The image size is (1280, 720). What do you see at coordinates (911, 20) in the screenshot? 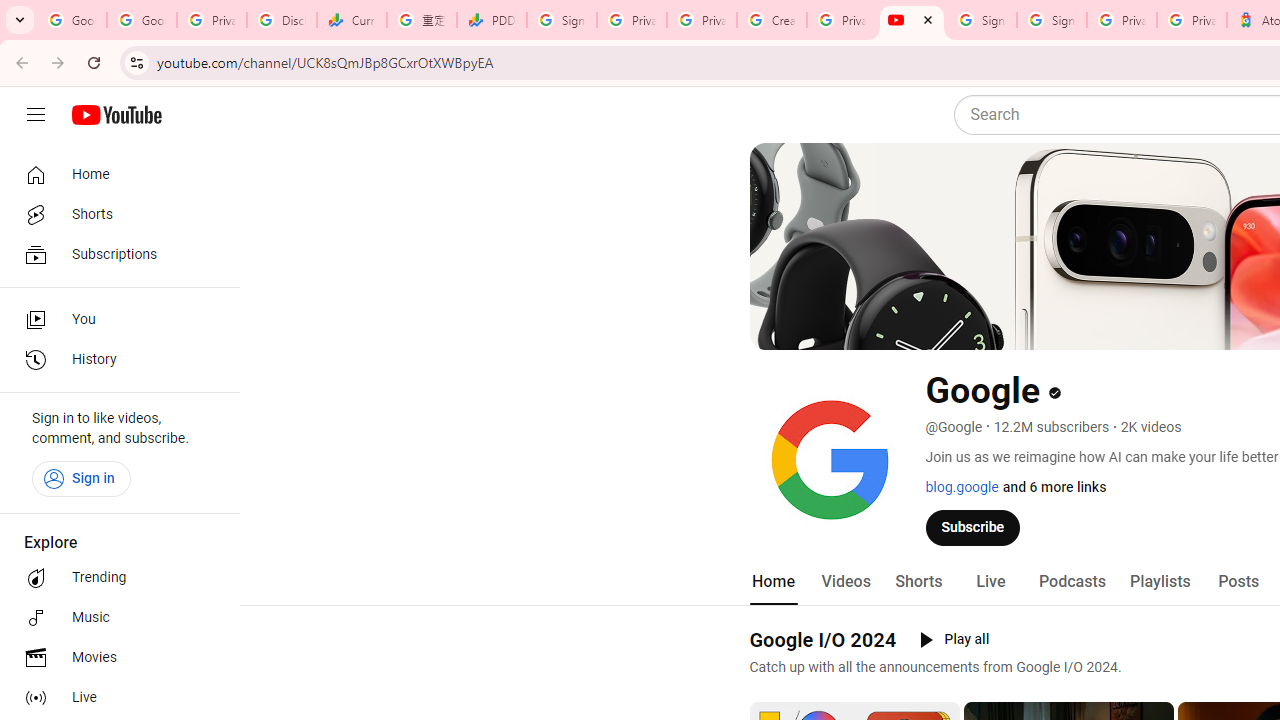
I see `'Google - YouTube'` at bounding box center [911, 20].